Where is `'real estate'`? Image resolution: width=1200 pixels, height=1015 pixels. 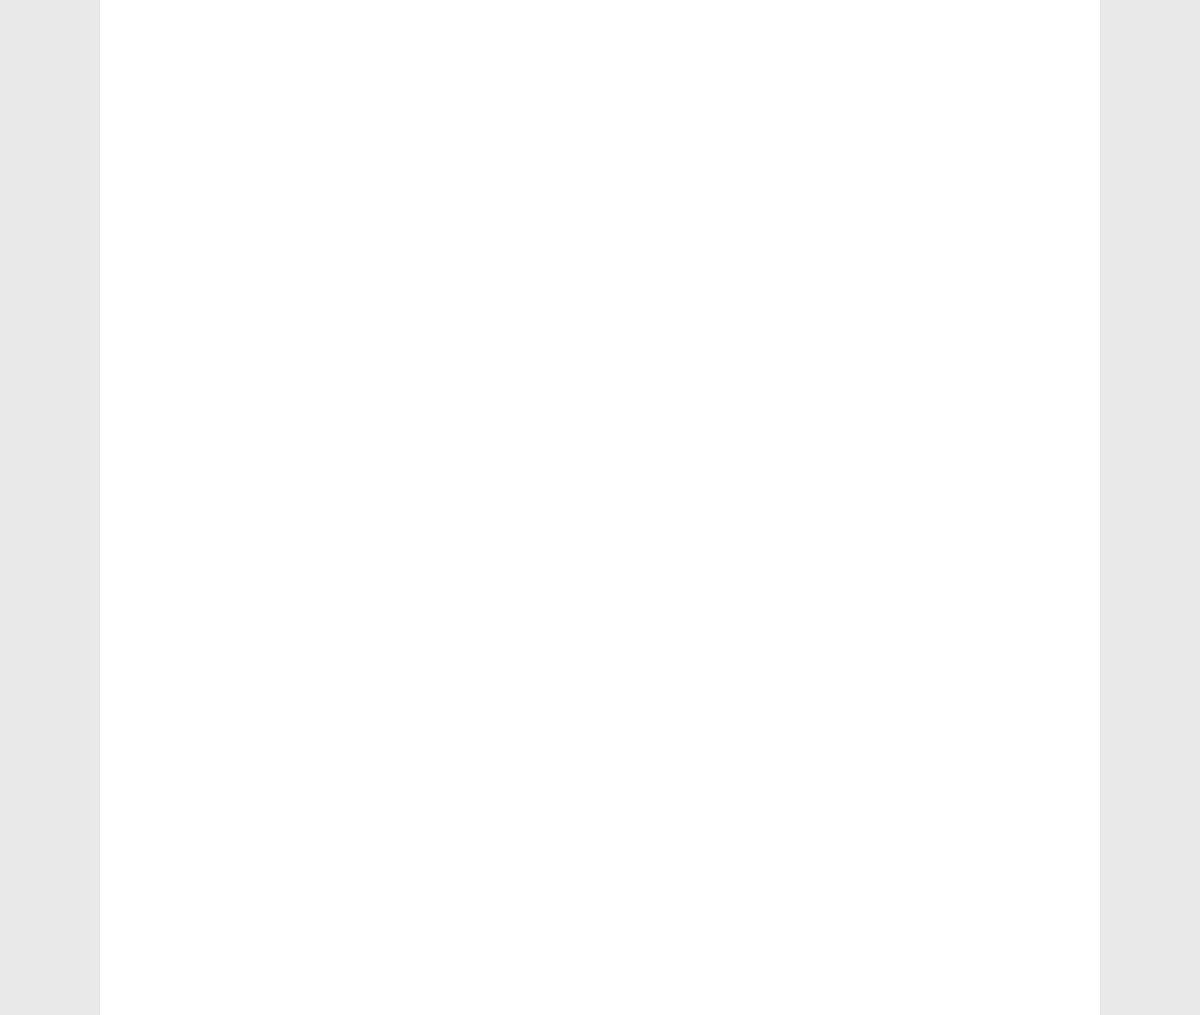
'real estate' is located at coordinates (187, 590).